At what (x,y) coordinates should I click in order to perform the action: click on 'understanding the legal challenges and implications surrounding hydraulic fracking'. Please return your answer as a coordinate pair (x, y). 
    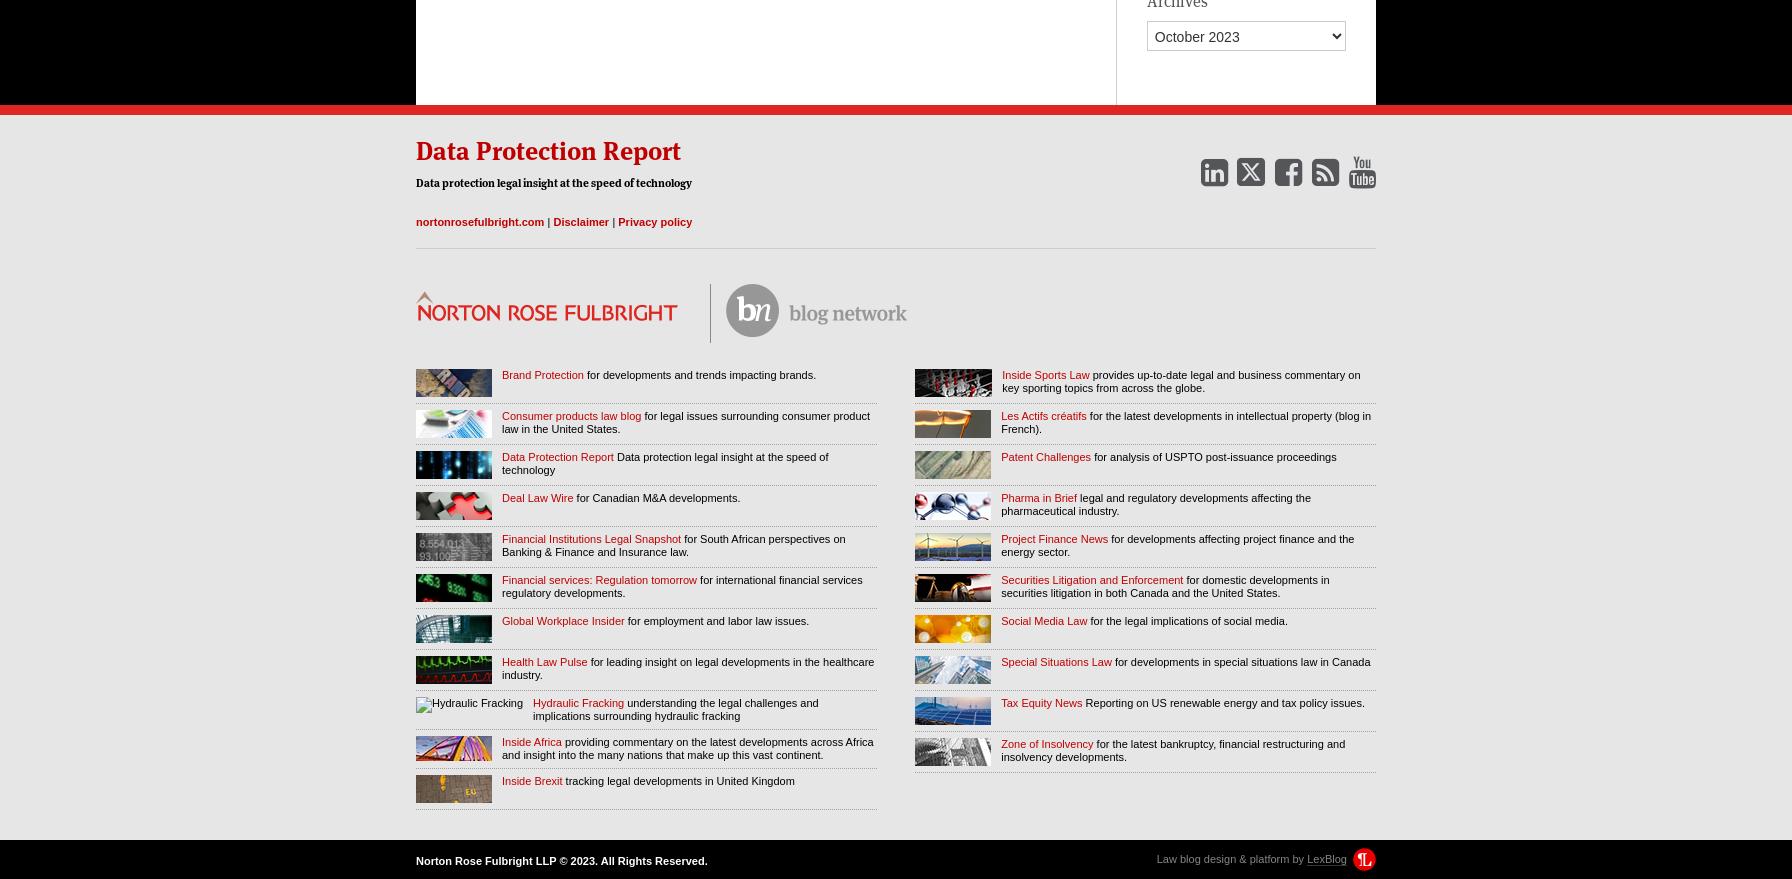
    Looking at the image, I should click on (675, 708).